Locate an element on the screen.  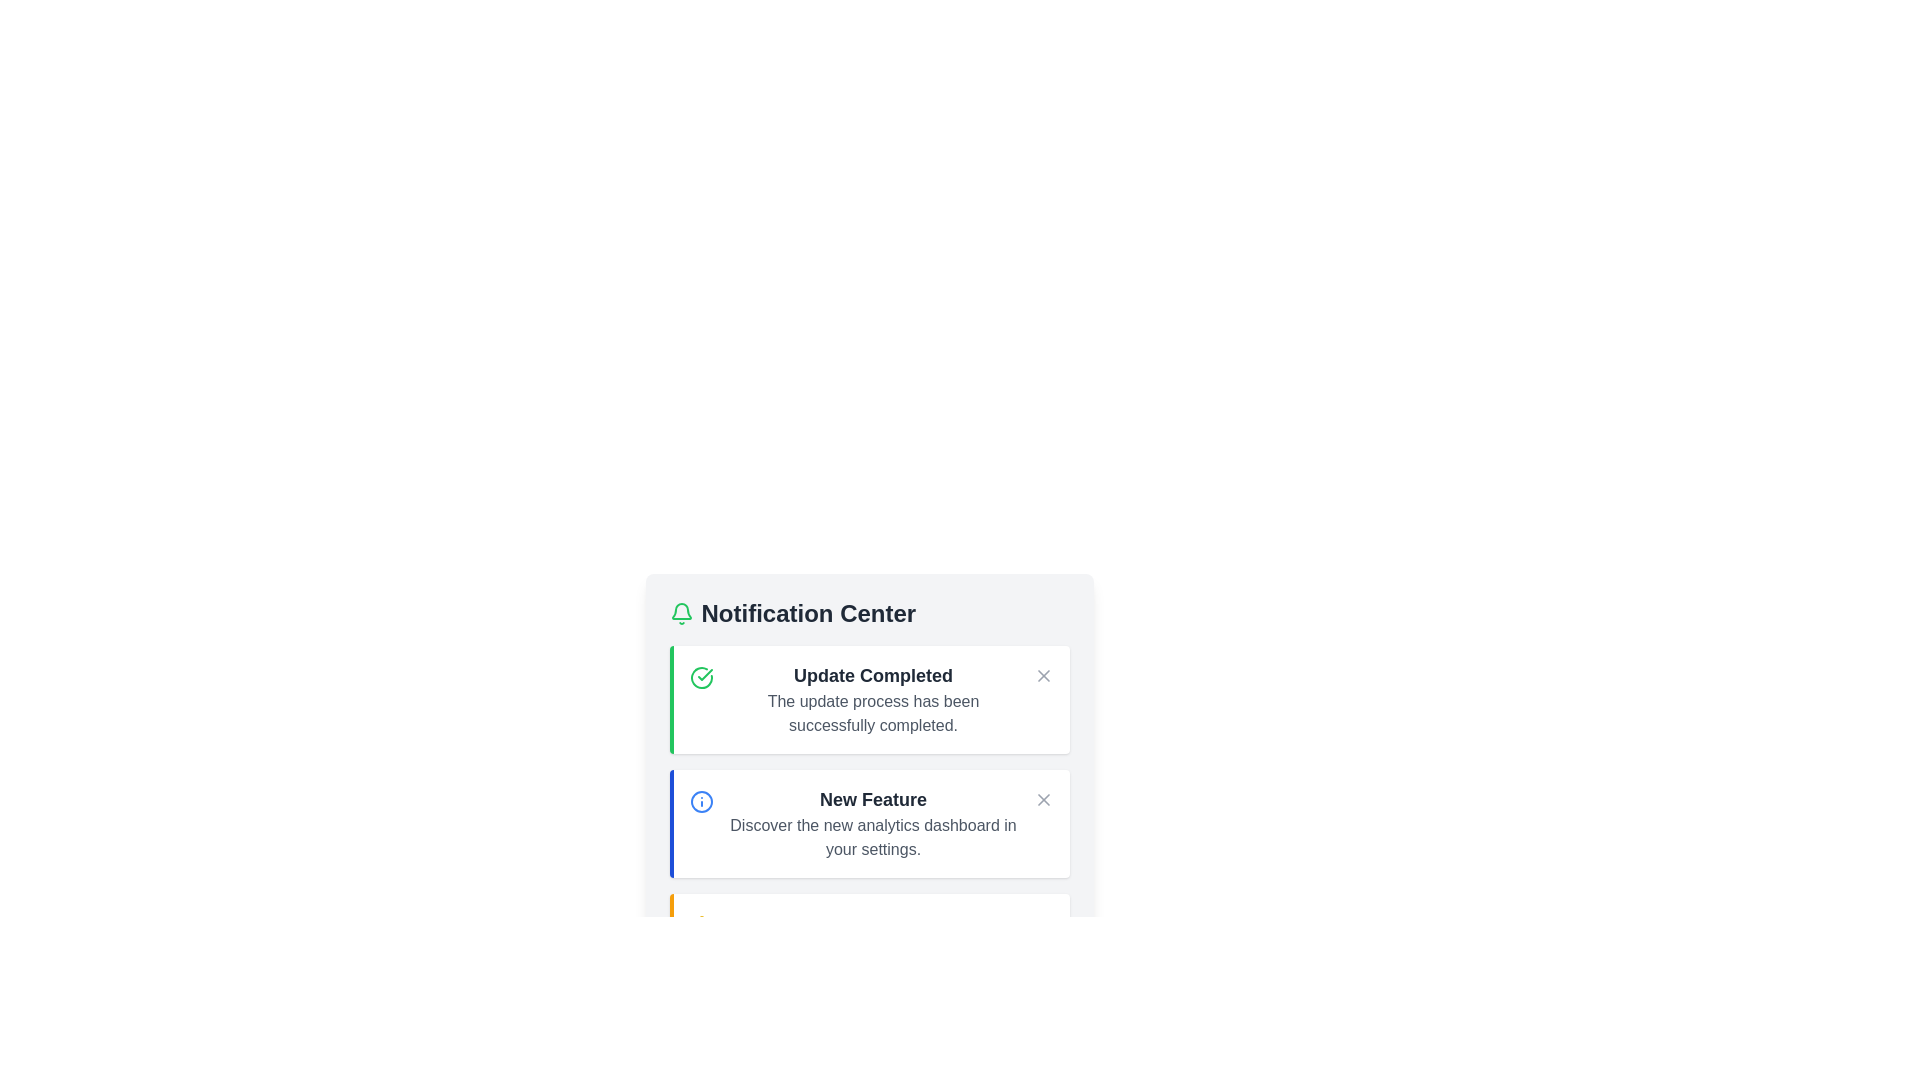
the text label that reads 'New Feature' styled in bold, large gray font, located at the top of the notification card in the Notification Center interface is located at coordinates (873, 798).